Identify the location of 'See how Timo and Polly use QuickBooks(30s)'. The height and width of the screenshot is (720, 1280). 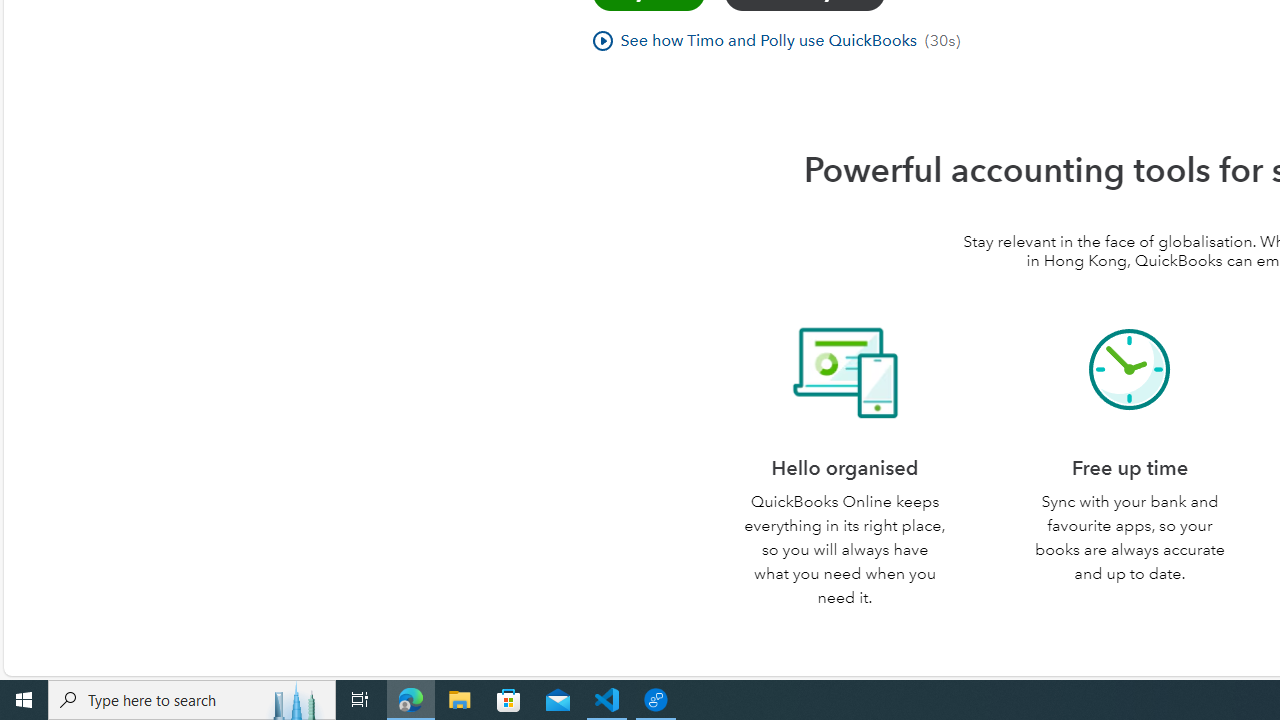
(775, 42).